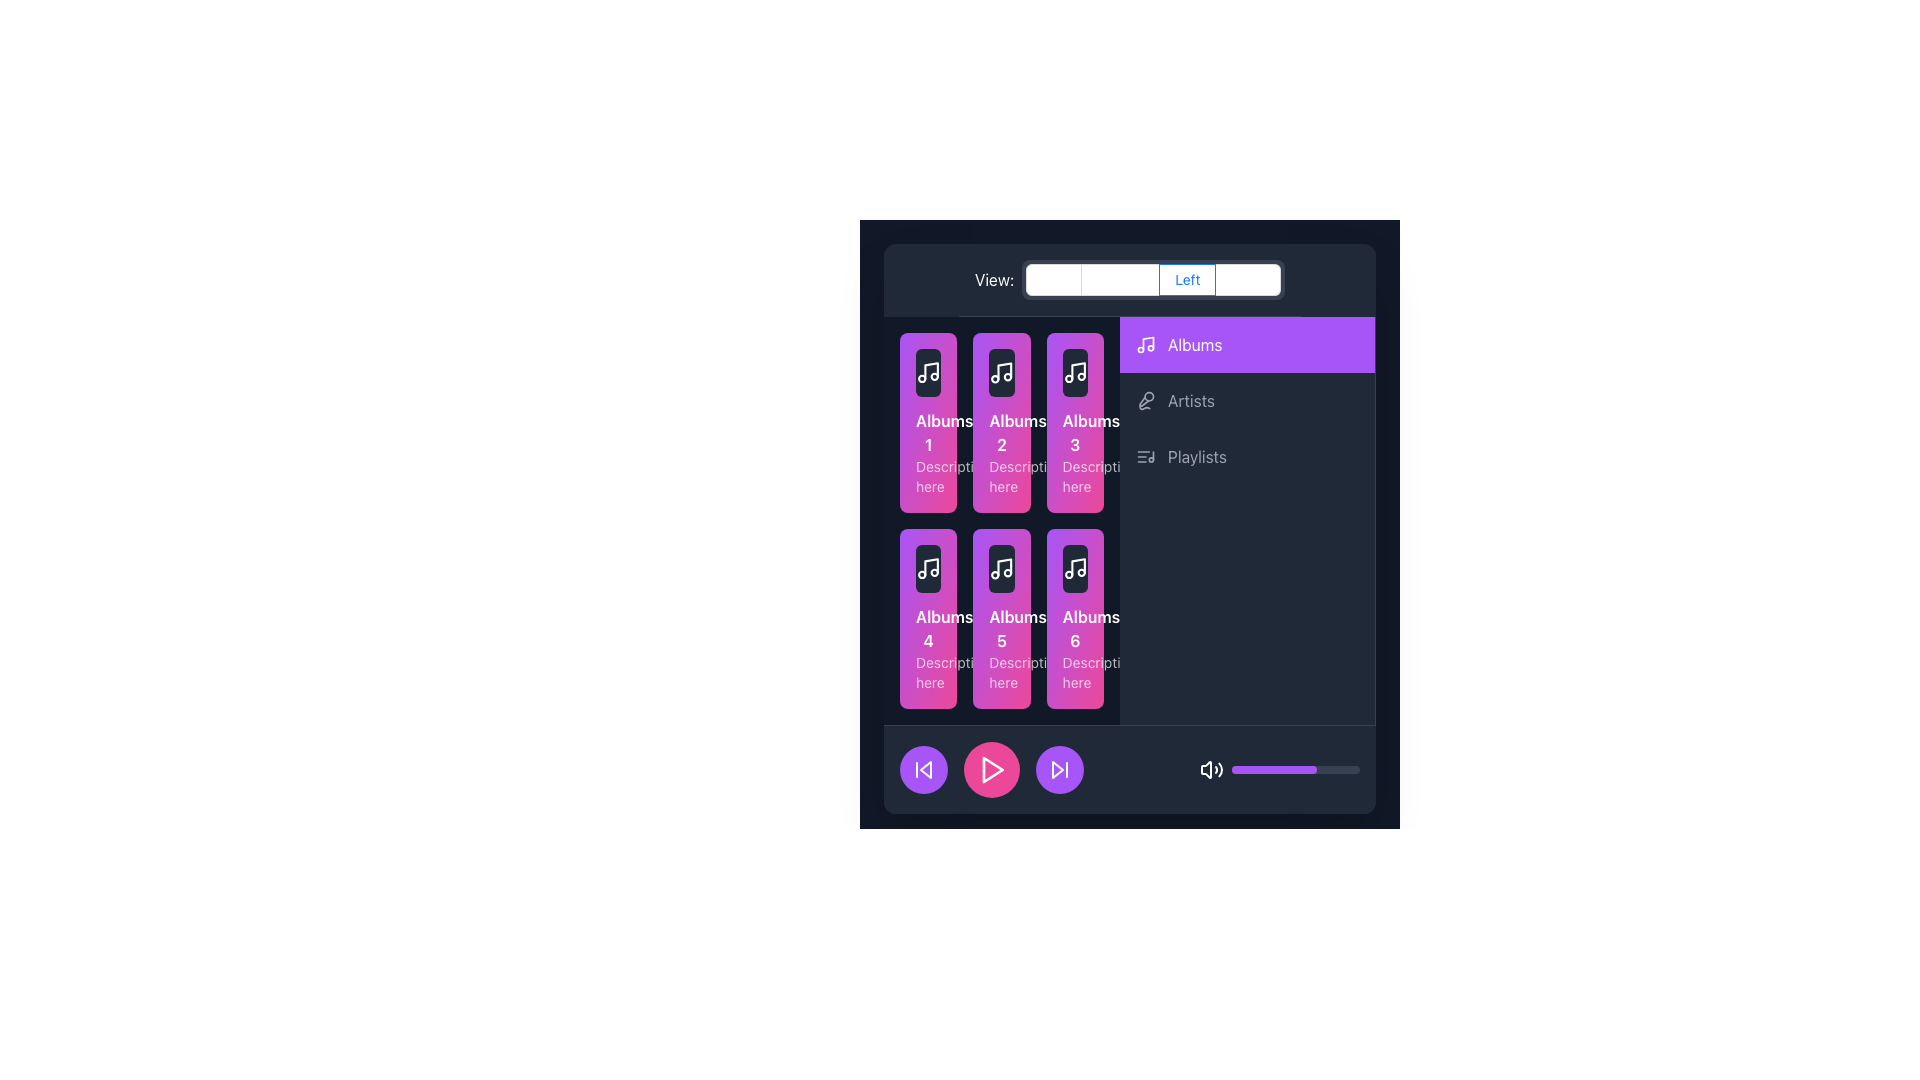 The height and width of the screenshot is (1080, 1920). I want to click on the volume, so click(1237, 769).